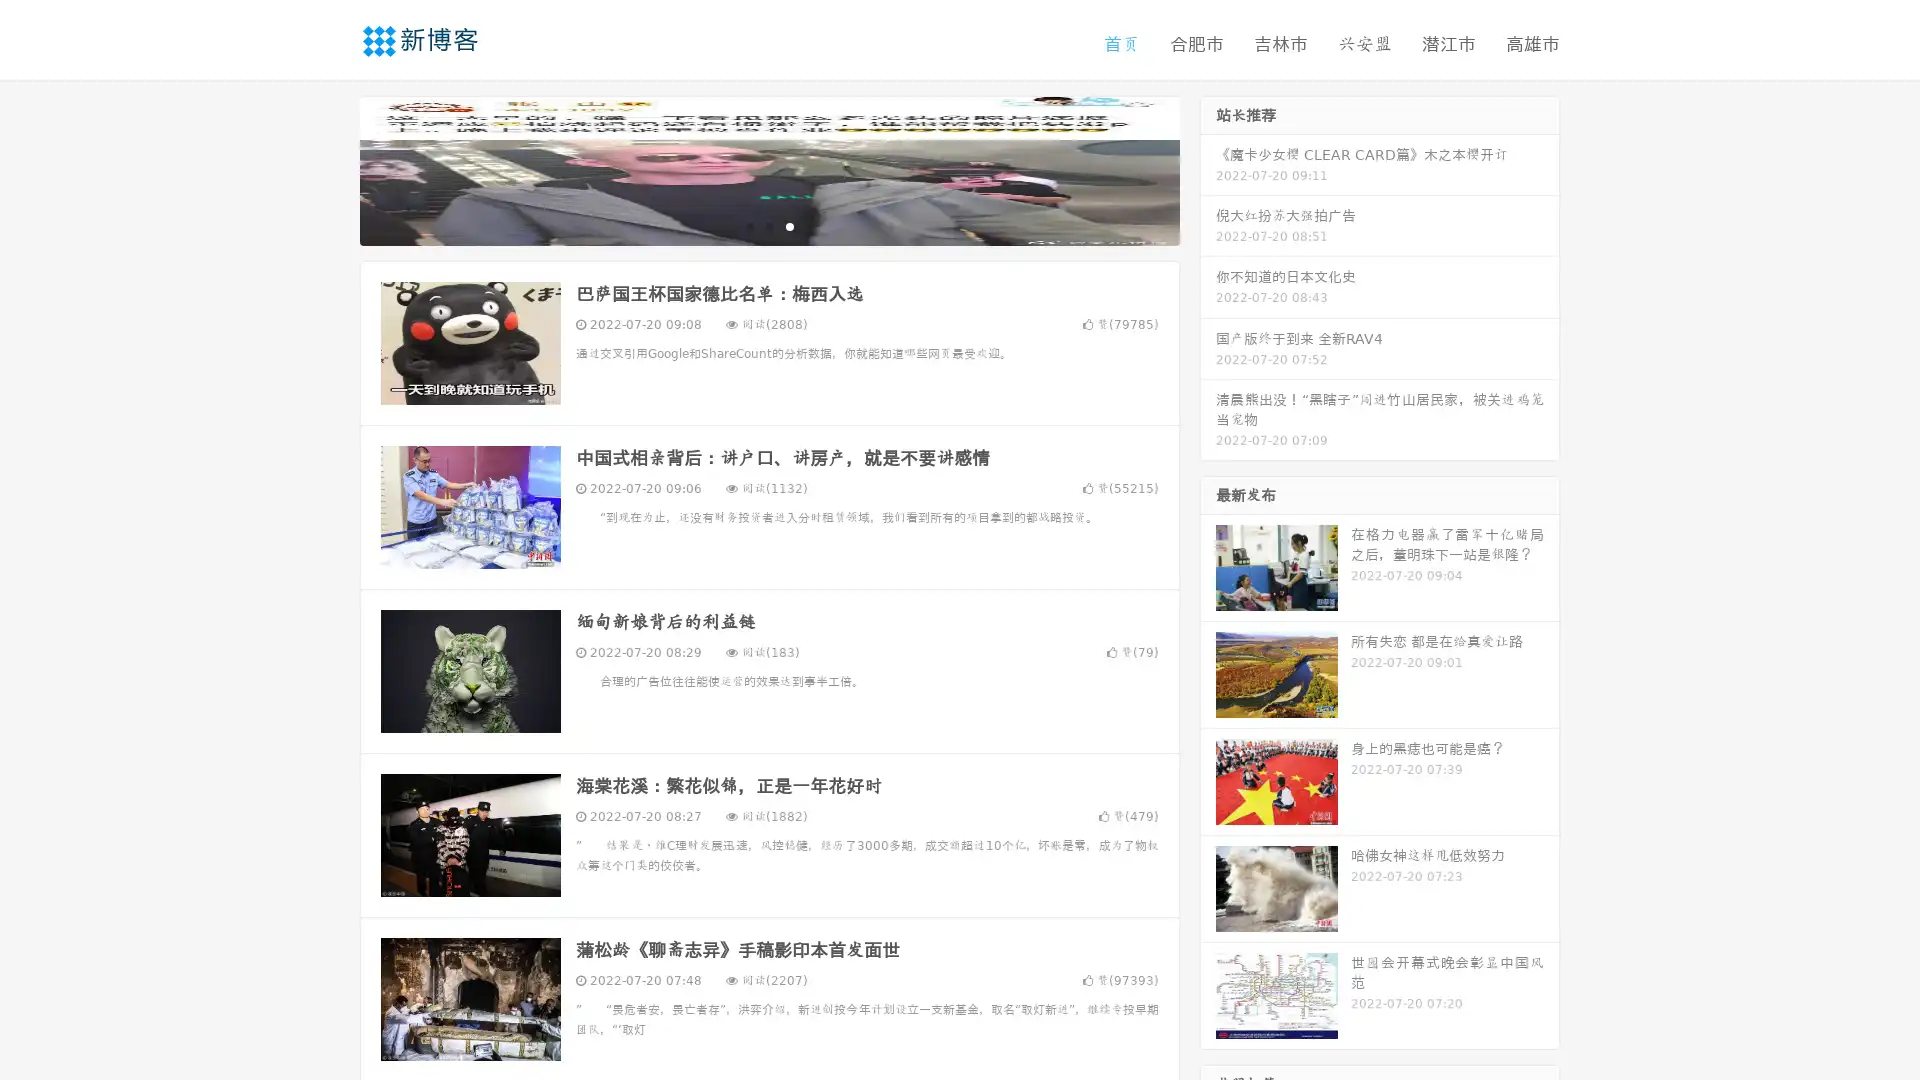  Describe the element at coordinates (768, 225) in the screenshot. I see `Go to slide 2` at that location.